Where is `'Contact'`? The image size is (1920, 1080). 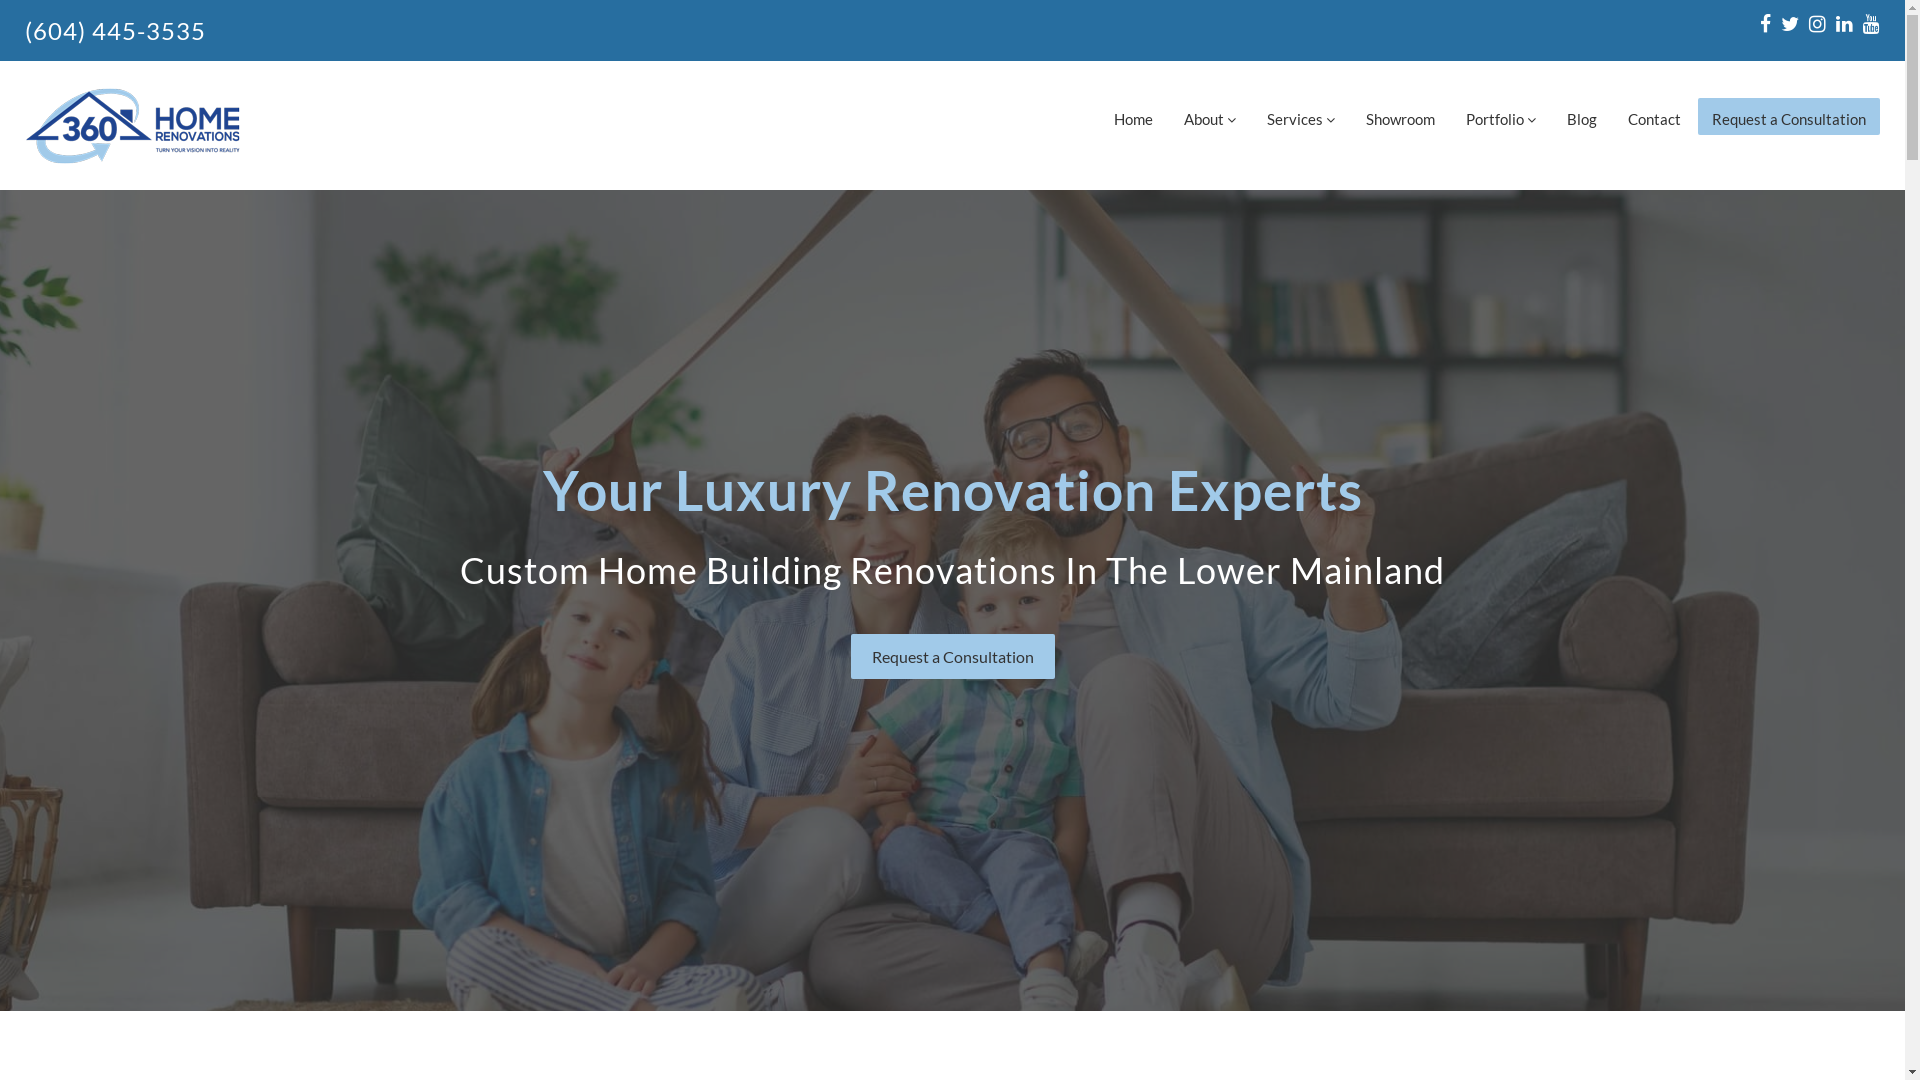
'Contact' is located at coordinates (1654, 116).